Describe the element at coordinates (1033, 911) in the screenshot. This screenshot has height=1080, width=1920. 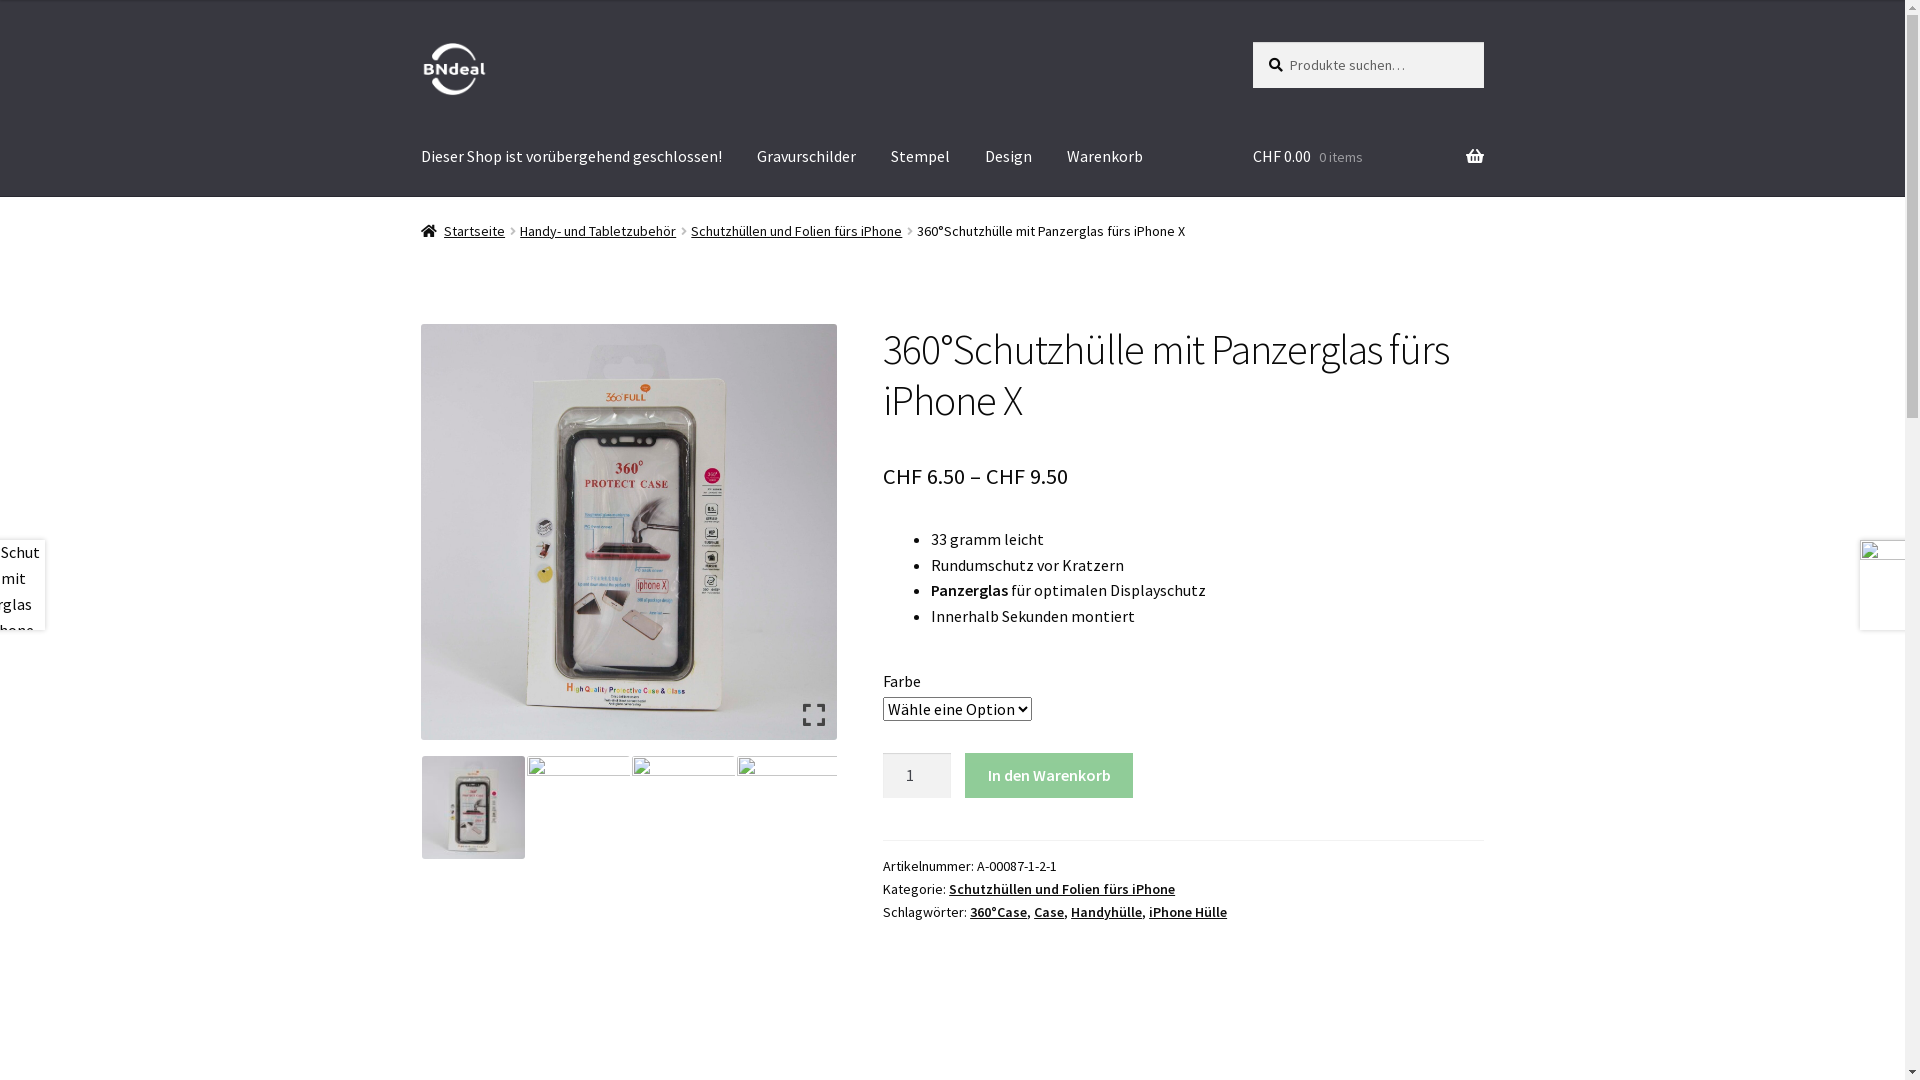
I see `'Case'` at that location.